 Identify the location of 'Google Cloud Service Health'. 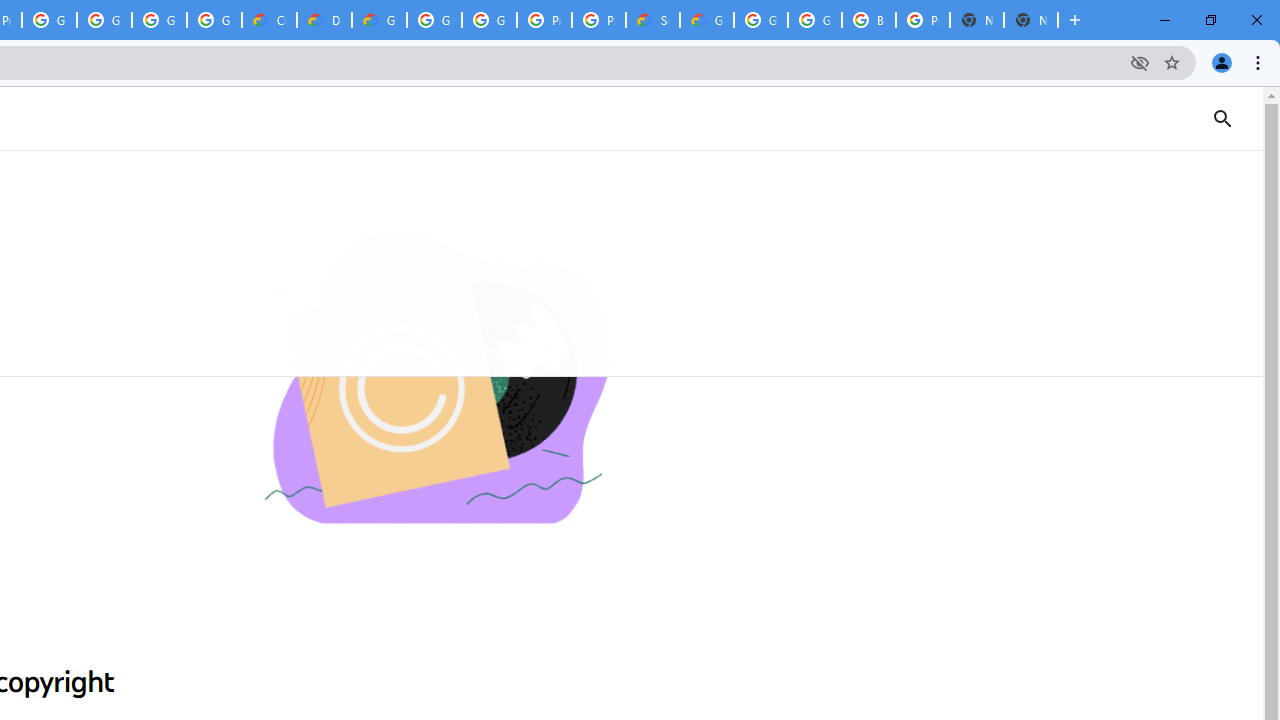
(706, 20).